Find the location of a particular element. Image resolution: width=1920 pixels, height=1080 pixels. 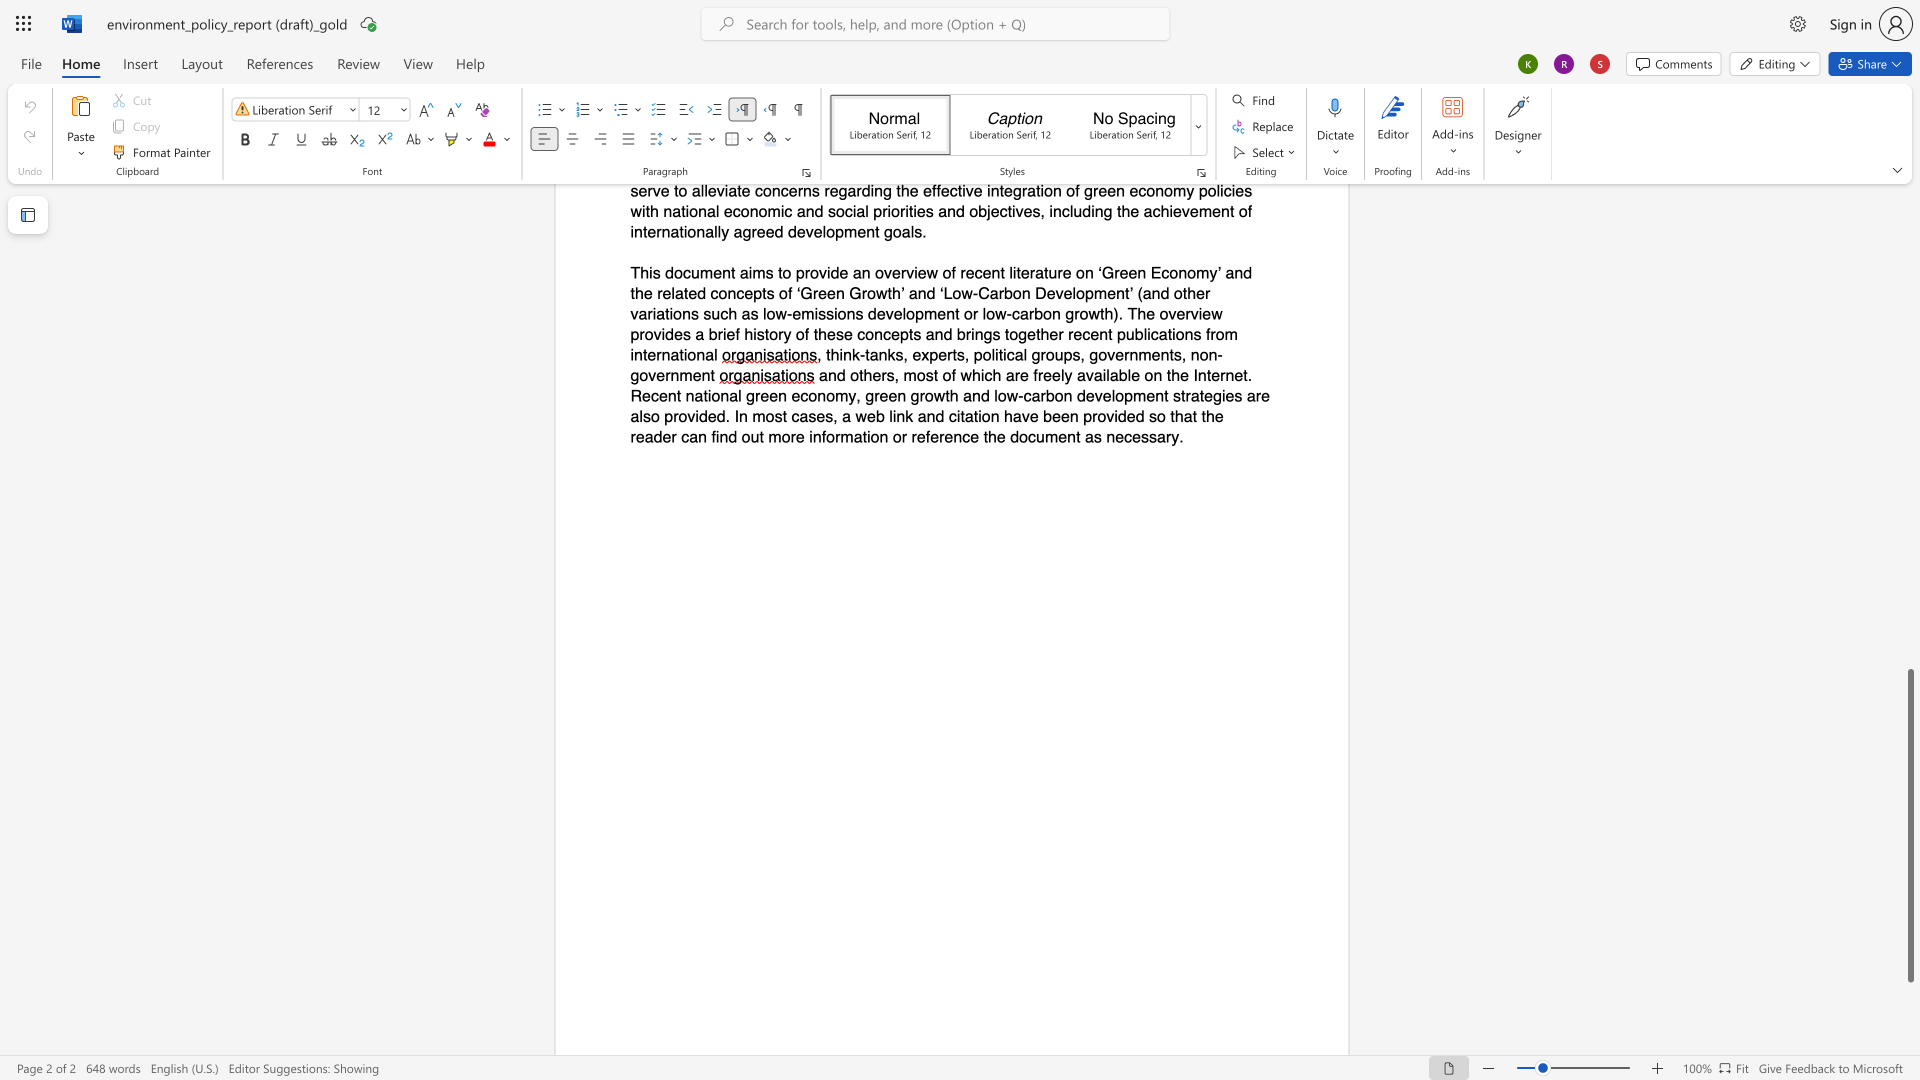

the scrollbar to move the content higher is located at coordinates (1909, 300).